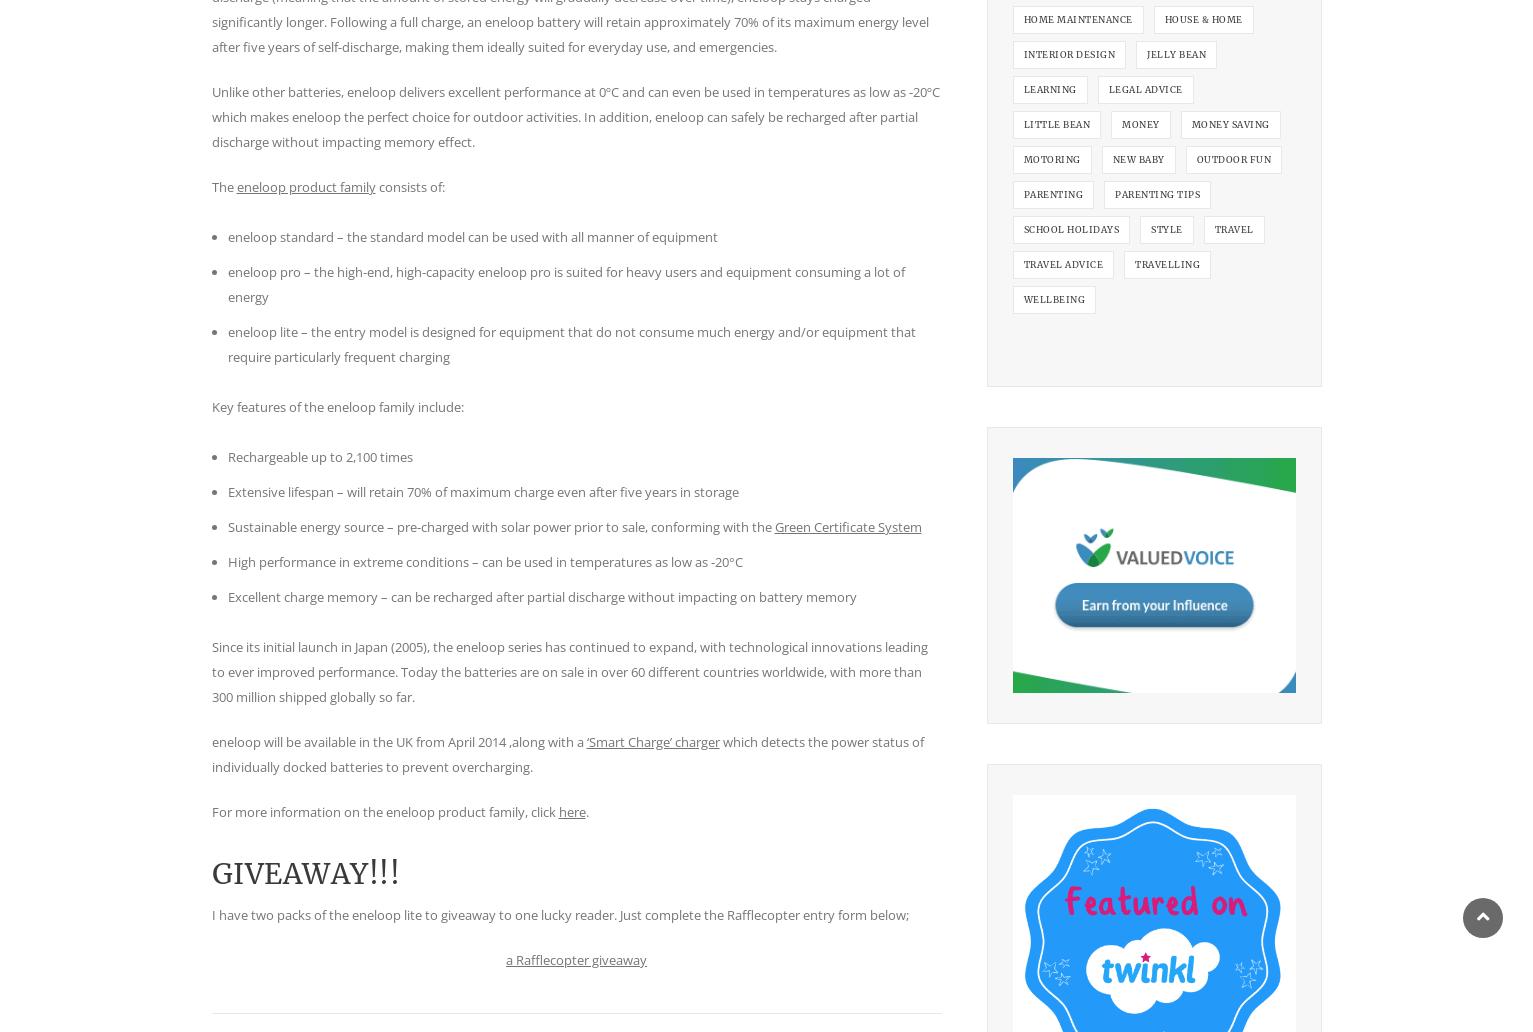  What do you see at coordinates (585, 811) in the screenshot?
I see `'.'` at bounding box center [585, 811].